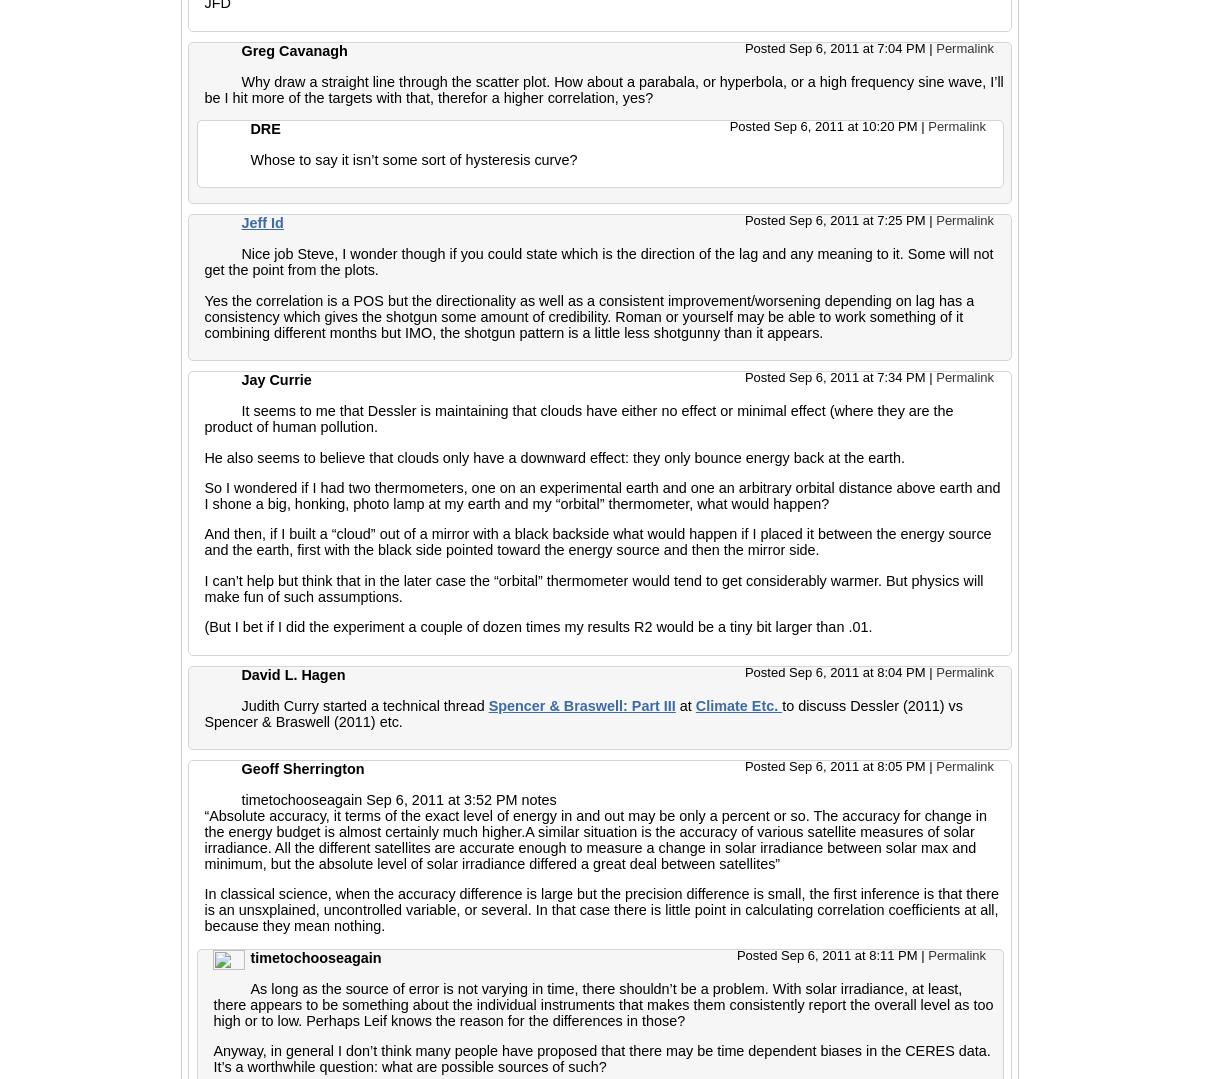 Image resolution: width=1212 pixels, height=1079 pixels. Describe the element at coordinates (294, 48) in the screenshot. I see `'Greg Cavanagh'` at that location.